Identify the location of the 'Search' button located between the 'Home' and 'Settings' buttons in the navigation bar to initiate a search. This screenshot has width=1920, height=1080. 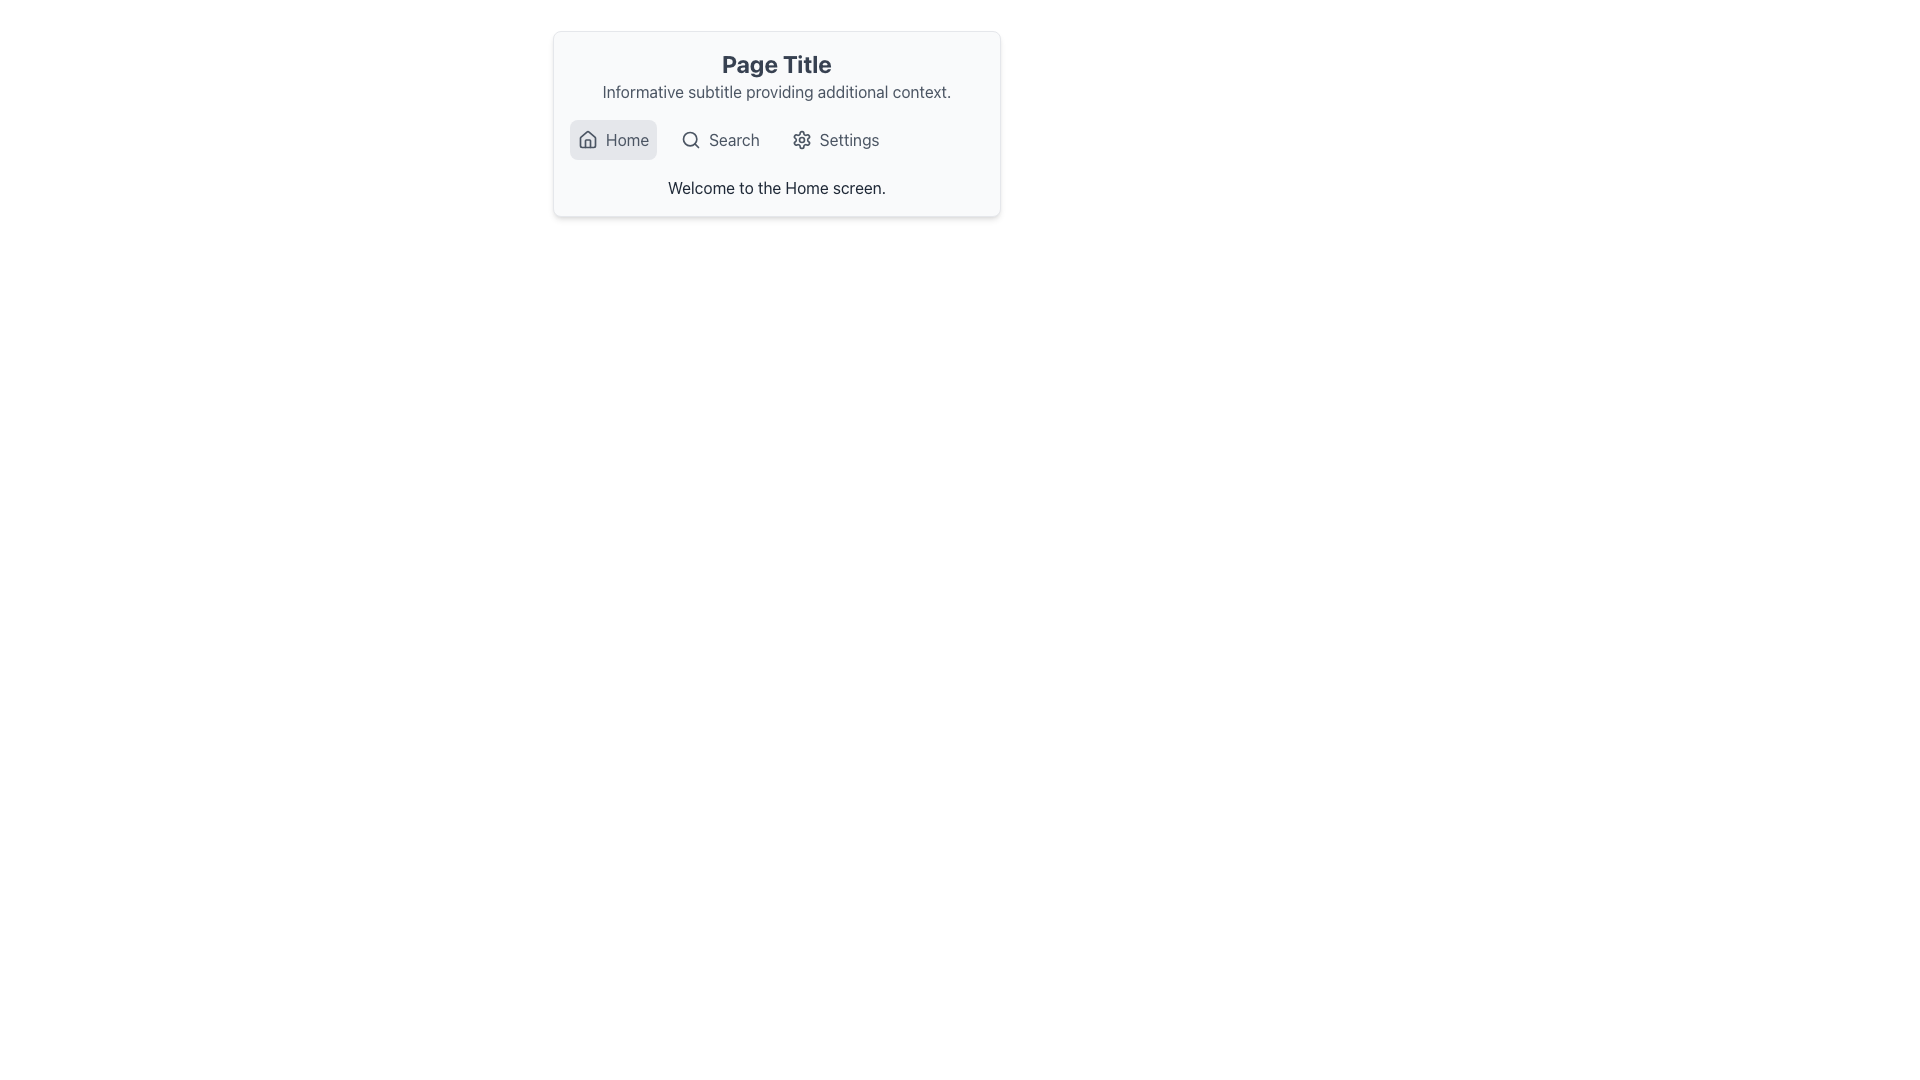
(720, 138).